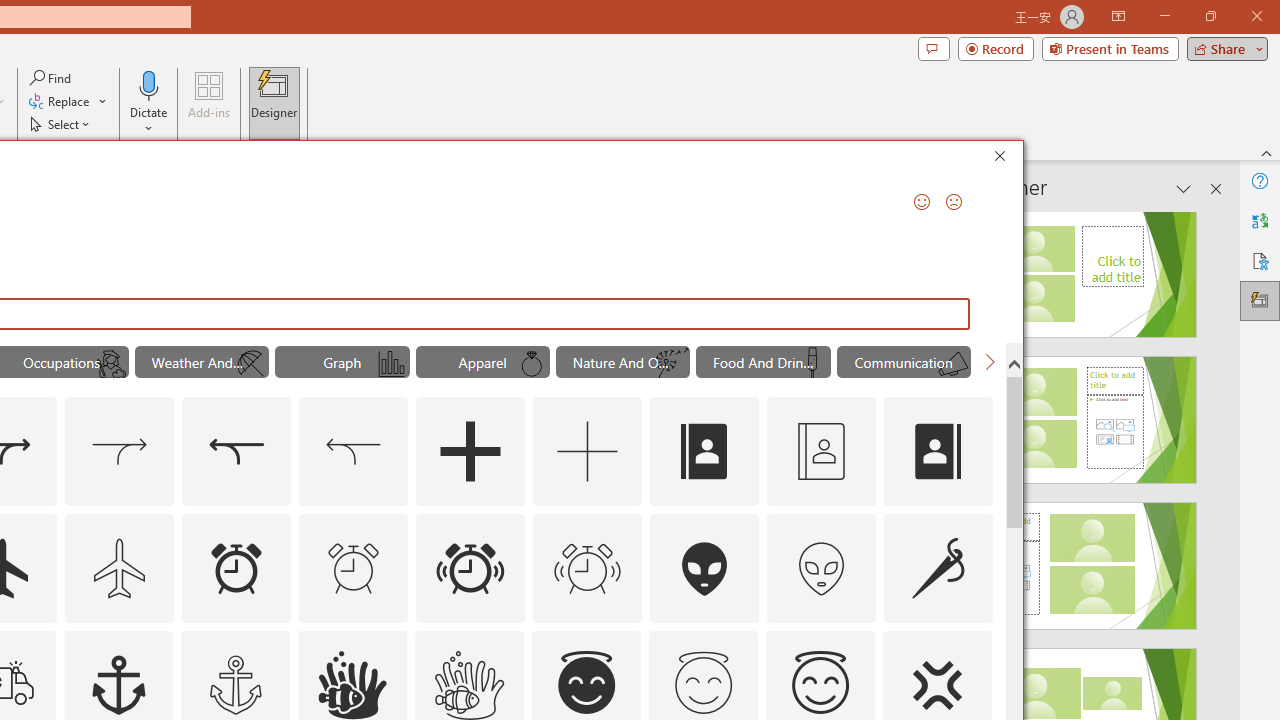 Image resolution: width=1280 pixels, height=720 pixels. Describe the element at coordinates (391, 364) in the screenshot. I see `'AutomationID: Icons_BarChart_LTR_M'` at that location.